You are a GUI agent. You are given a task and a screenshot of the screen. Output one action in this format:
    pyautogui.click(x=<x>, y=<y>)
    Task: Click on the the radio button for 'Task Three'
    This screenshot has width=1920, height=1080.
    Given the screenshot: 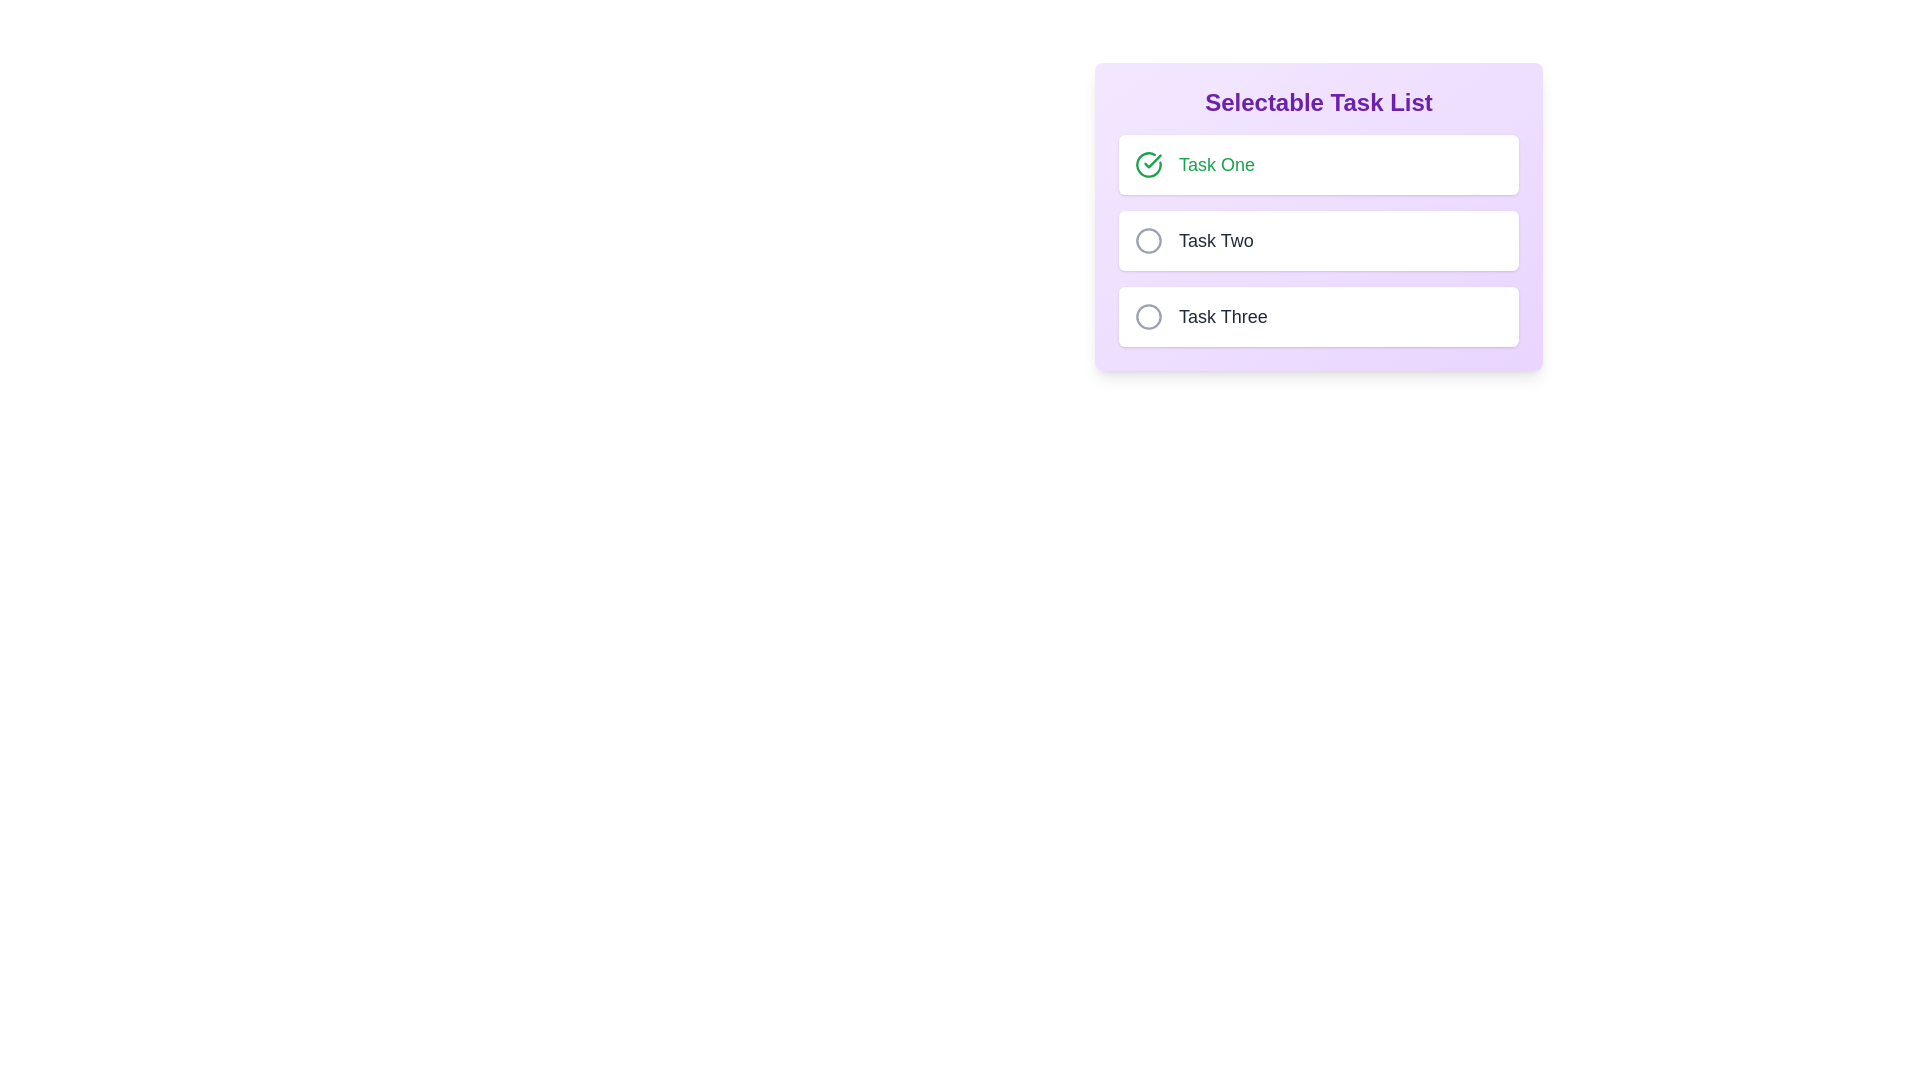 What is the action you would take?
    pyautogui.click(x=1148, y=315)
    